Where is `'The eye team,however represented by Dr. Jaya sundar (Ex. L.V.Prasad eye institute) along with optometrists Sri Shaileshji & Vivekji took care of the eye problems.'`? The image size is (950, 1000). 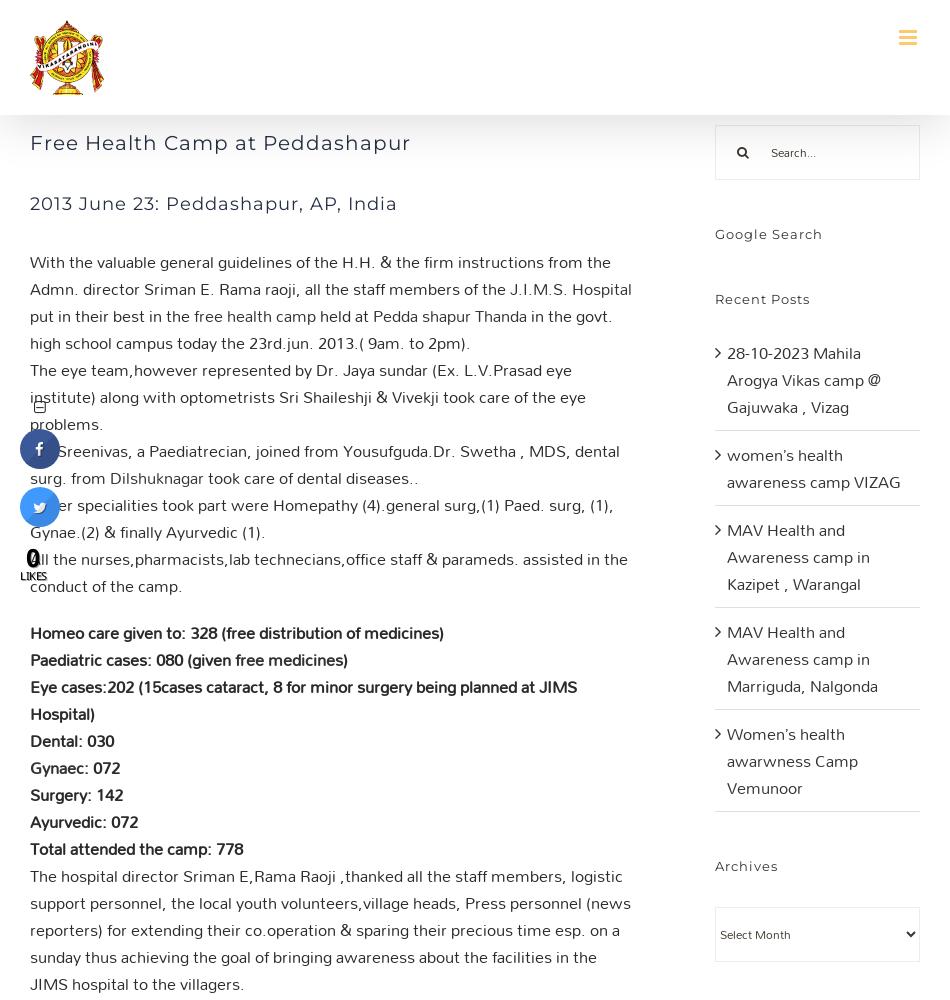
'The eye team,however represented by Dr. Jaya sundar (Ex. L.V.Prasad eye institute) along with optometrists Sri Shaileshji & Vivekji took care of the eye problems.' is located at coordinates (306, 396).